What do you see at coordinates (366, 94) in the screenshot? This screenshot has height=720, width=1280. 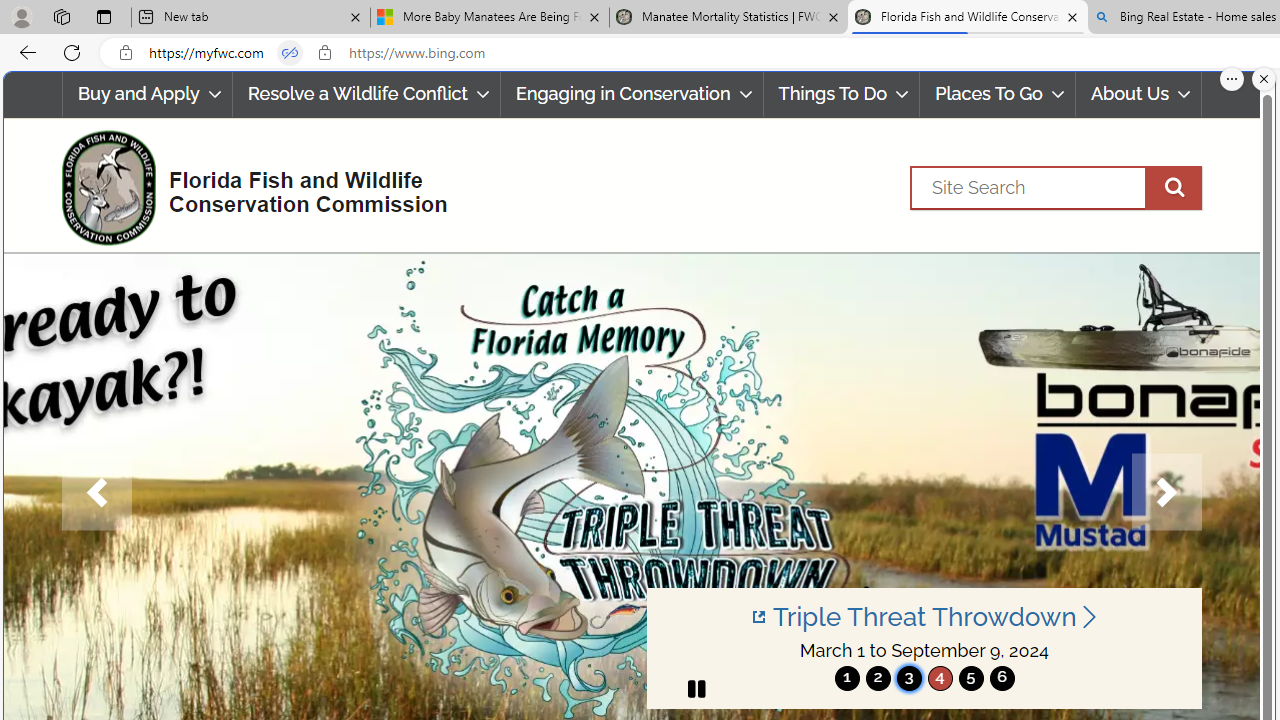 I see `'Resolve a Wildlife Conflict'` at bounding box center [366, 94].